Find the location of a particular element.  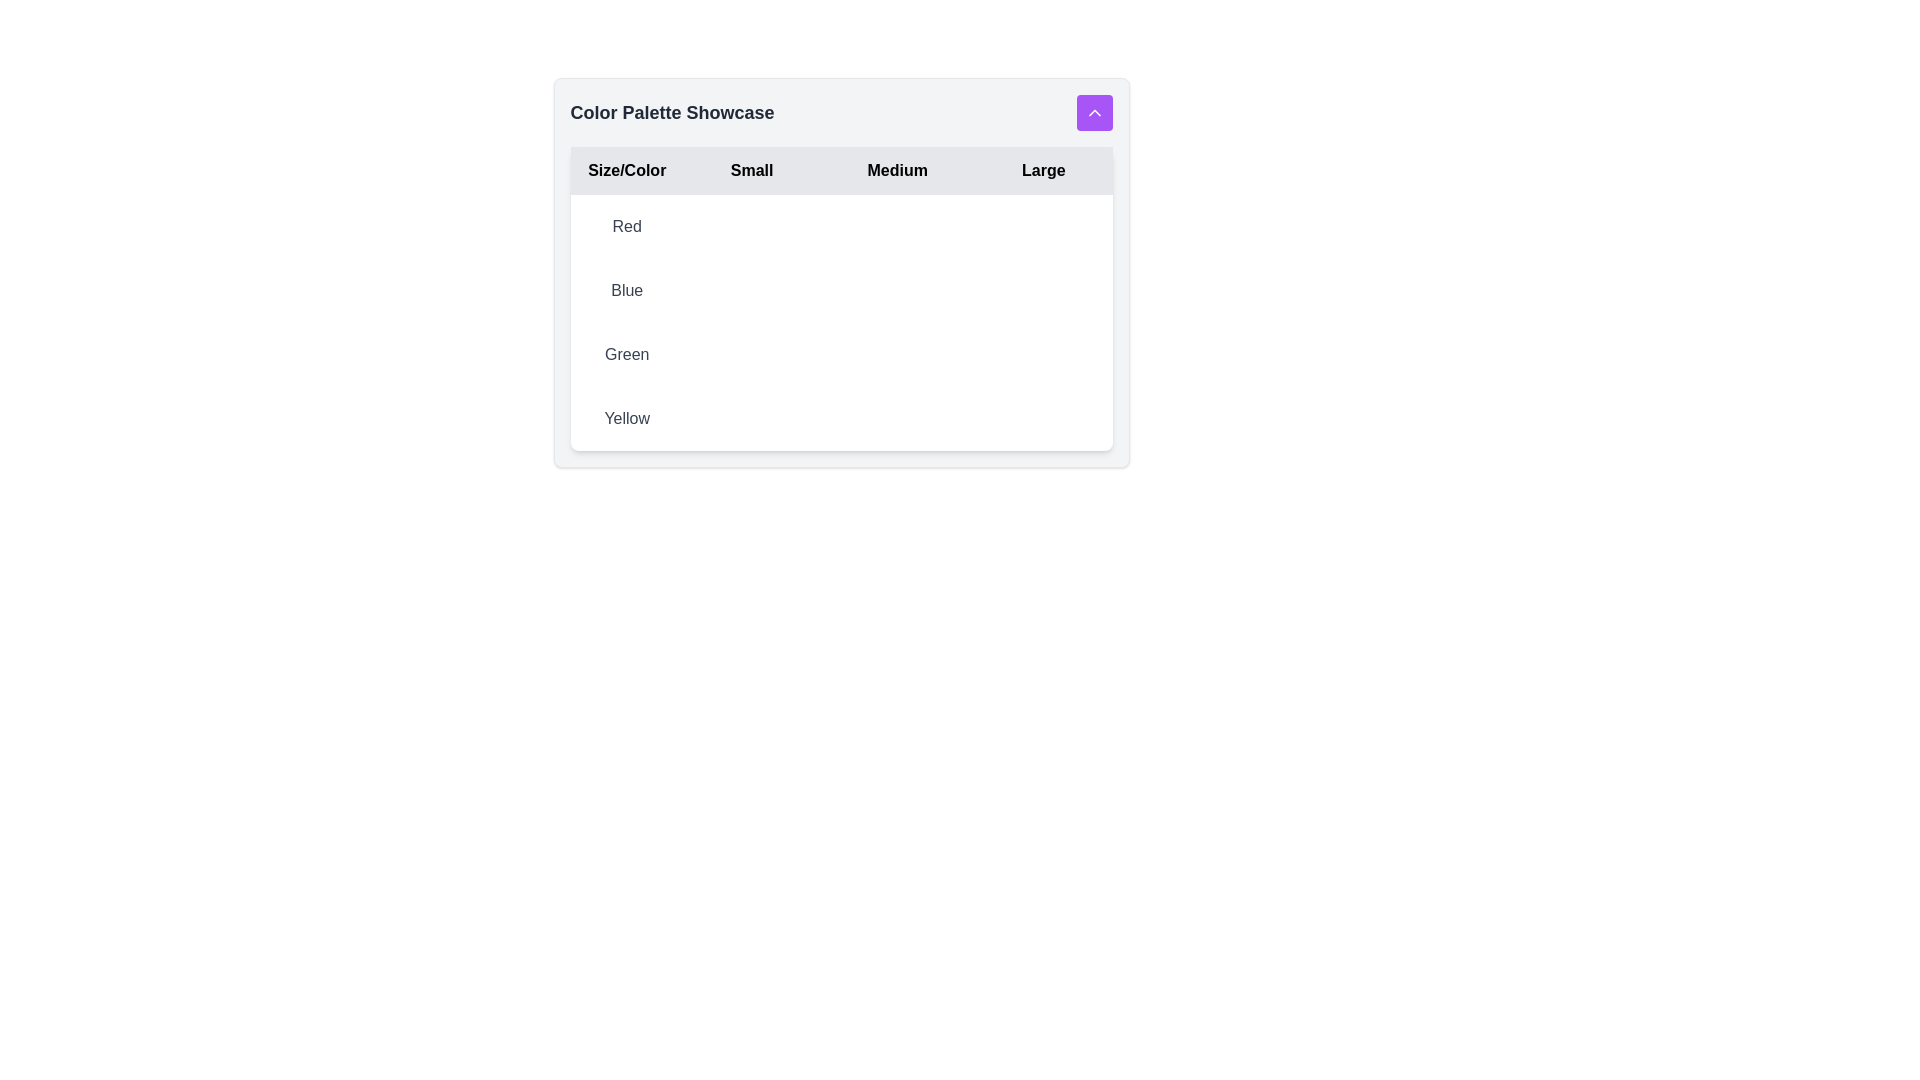

the fourth row in the table containing the word 'Yellow' is located at coordinates (841, 418).